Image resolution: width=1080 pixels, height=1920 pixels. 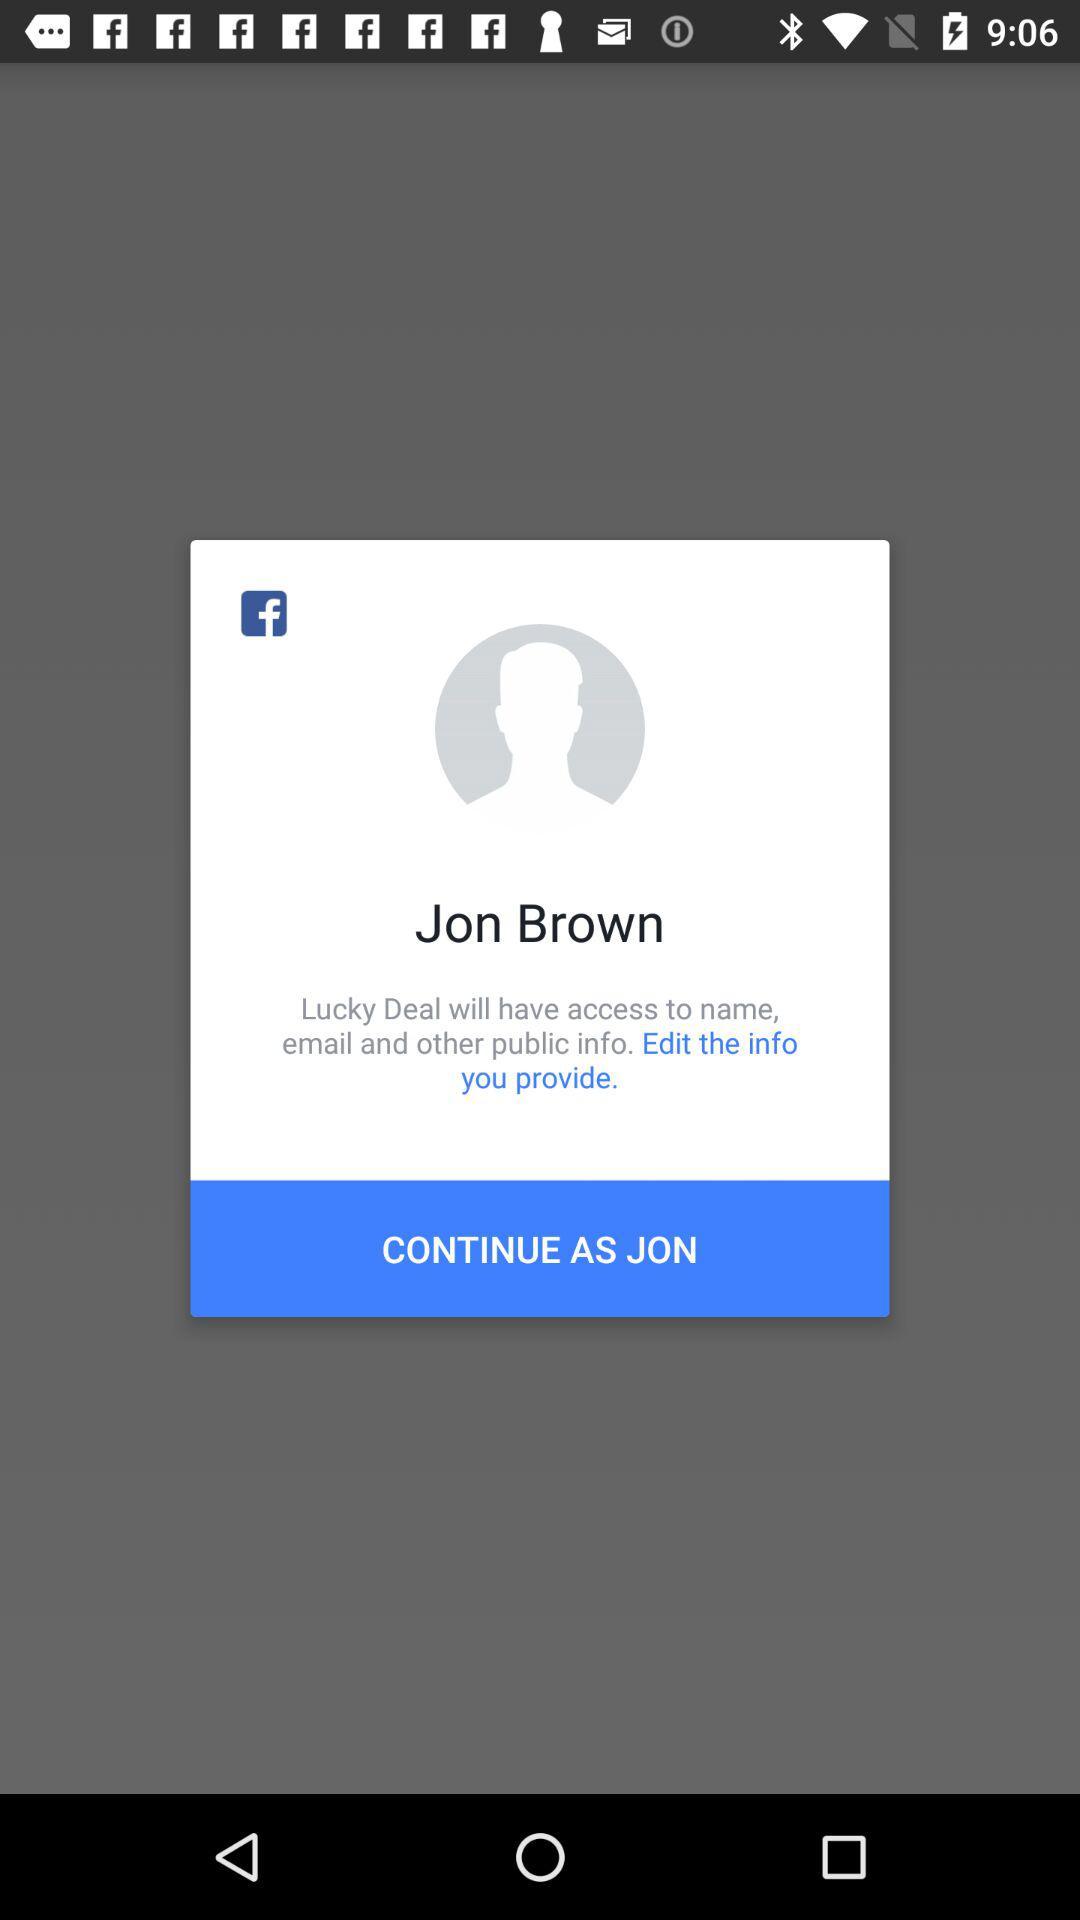 What do you see at coordinates (540, 1041) in the screenshot?
I see `lucky deal will item` at bounding box center [540, 1041].